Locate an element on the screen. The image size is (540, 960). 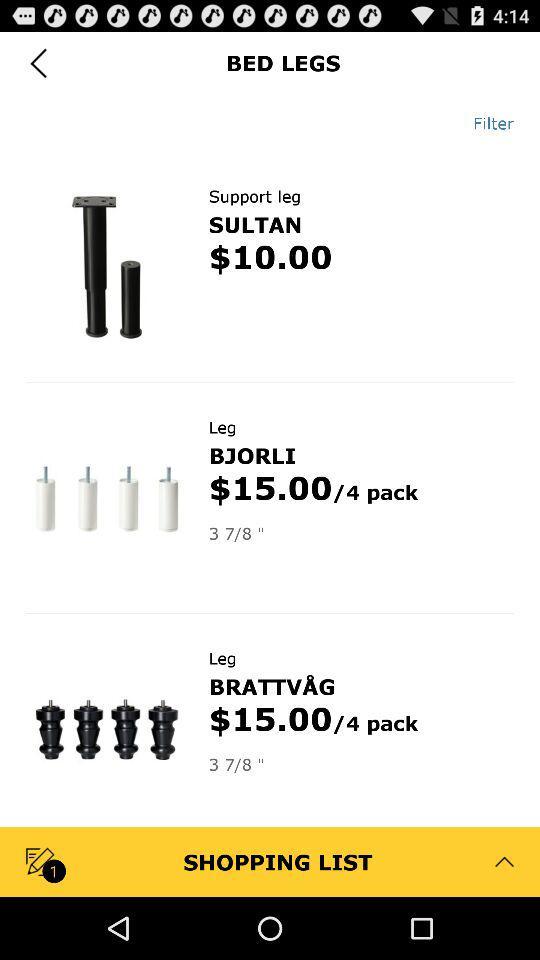
app below bed legs is located at coordinates (485, 122).